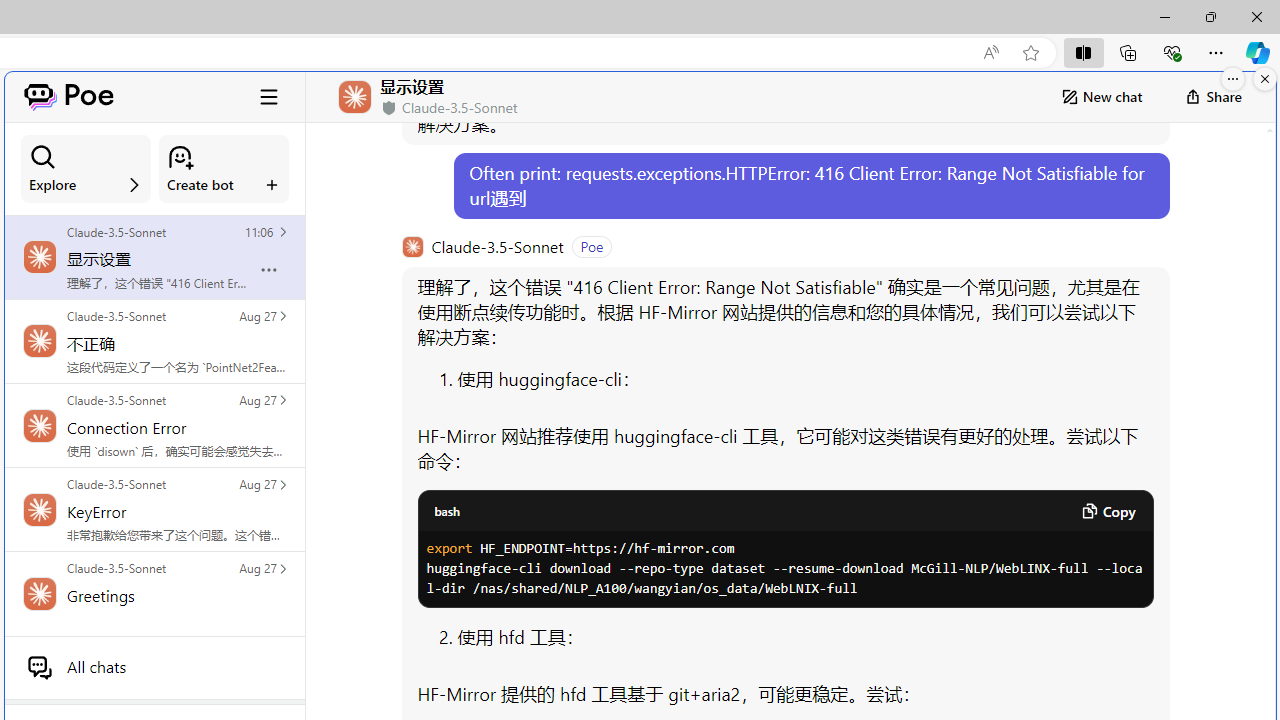 The image size is (1280, 720). I want to click on 'Class: ToggleSidebarCollapseButton_hamburgerIcon__VuiyV', so click(268, 96).